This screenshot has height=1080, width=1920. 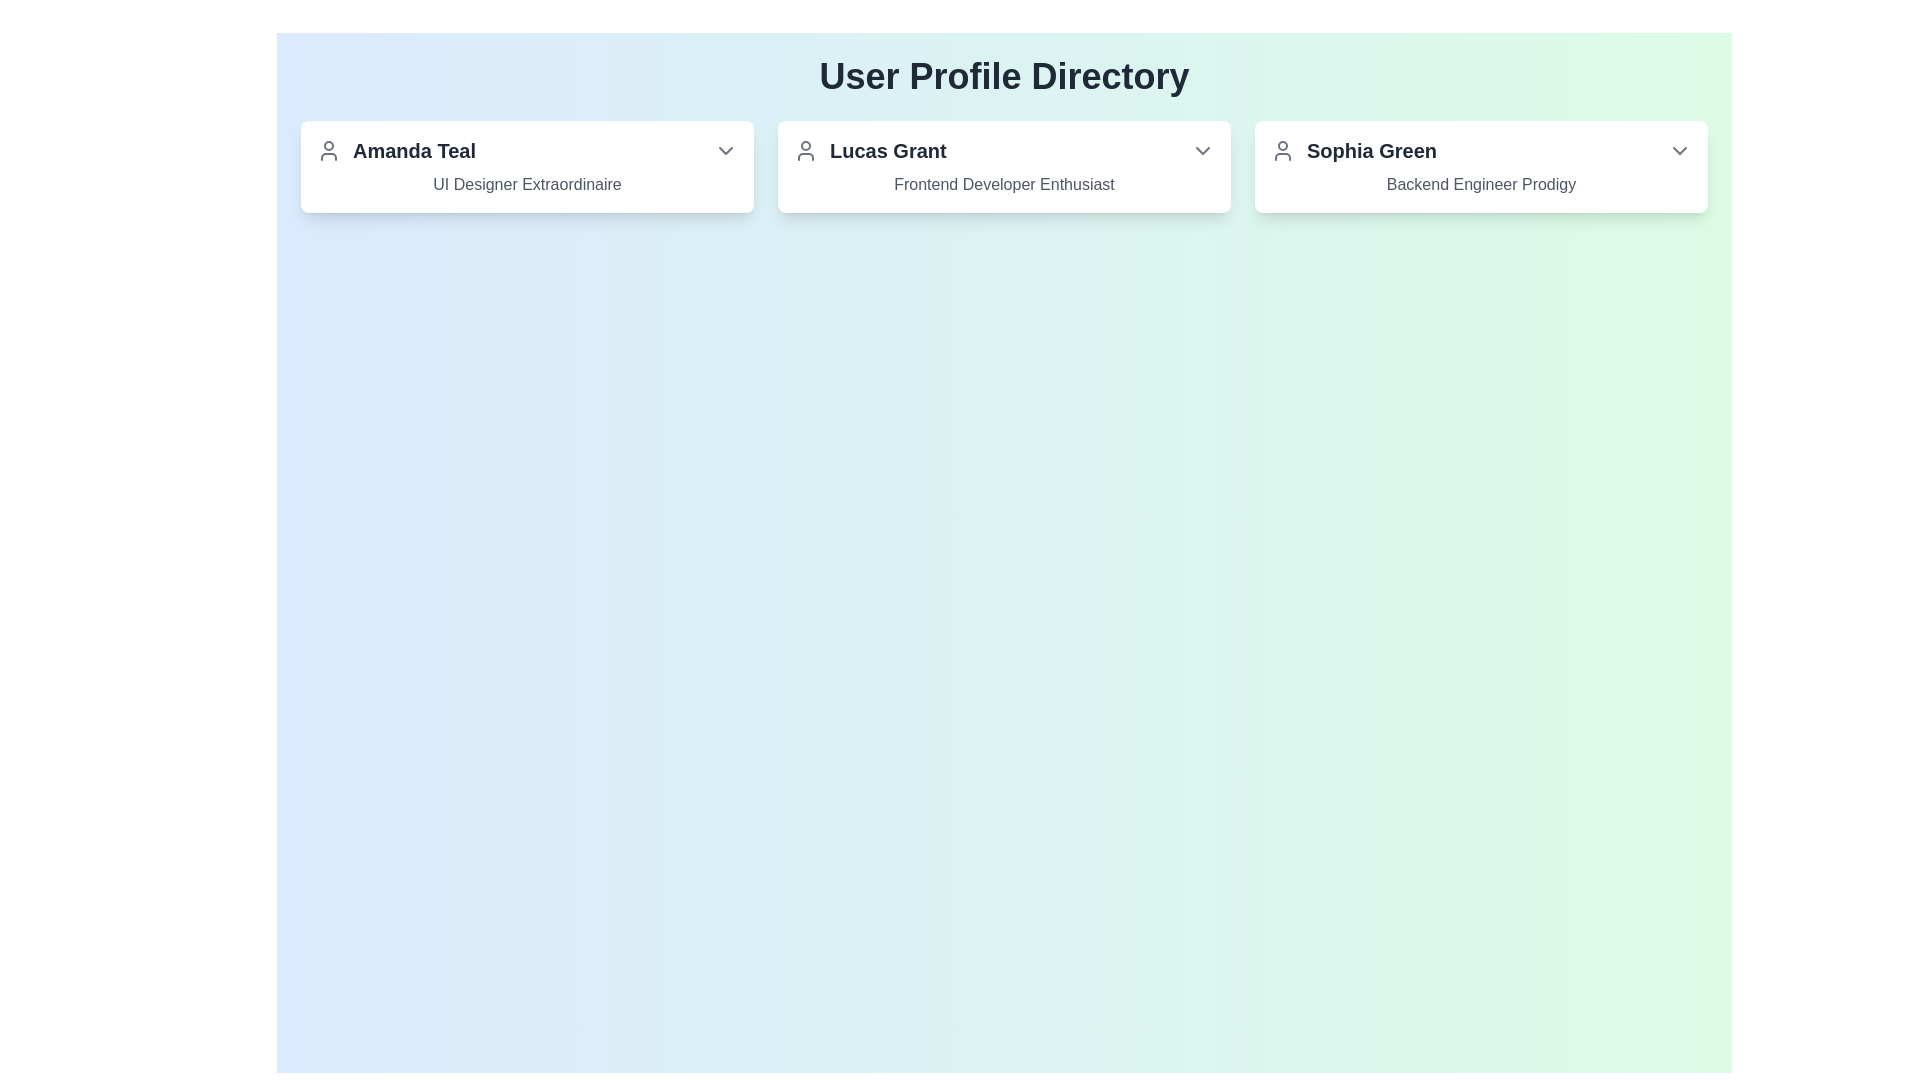 I want to click on text of the label 'Amanda Teal' which is styled in a larger bold font and located next to a user profile icon in the top-left corner of the user profile cards, so click(x=396, y=149).